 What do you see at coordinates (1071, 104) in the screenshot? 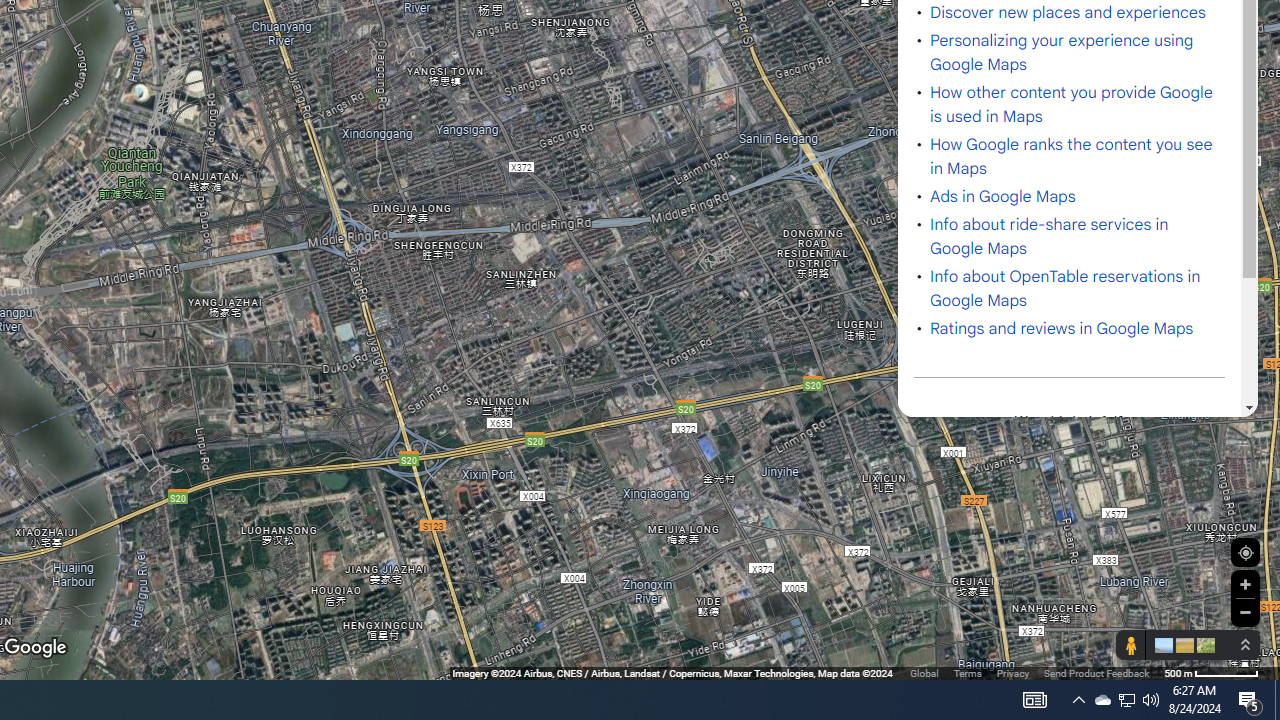
I see `'How other content you provide Google is used in Maps'` at bounding box center [1071, 104].